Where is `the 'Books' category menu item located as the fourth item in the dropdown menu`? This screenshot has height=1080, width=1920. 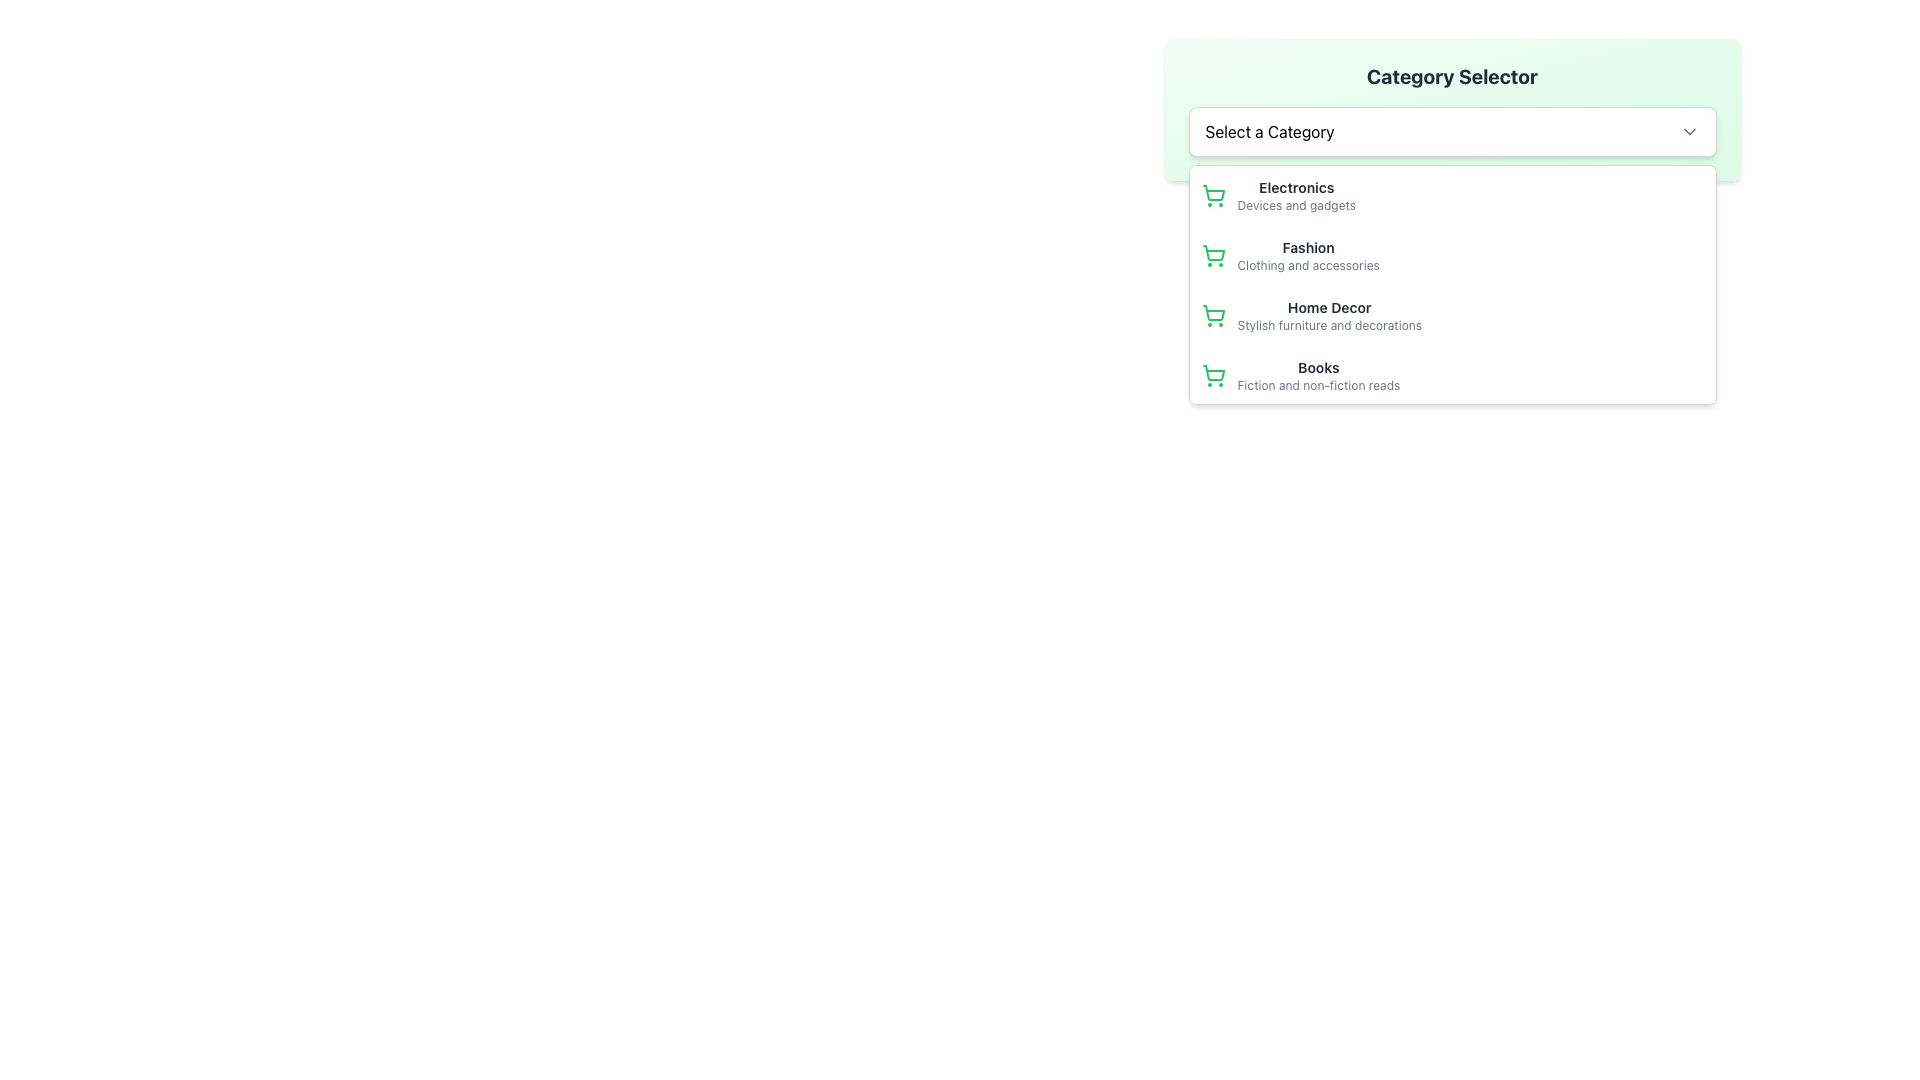 the 'Books' category menu item located as the fourth item in the dropdown menu is located at coordinates (1452, 375).